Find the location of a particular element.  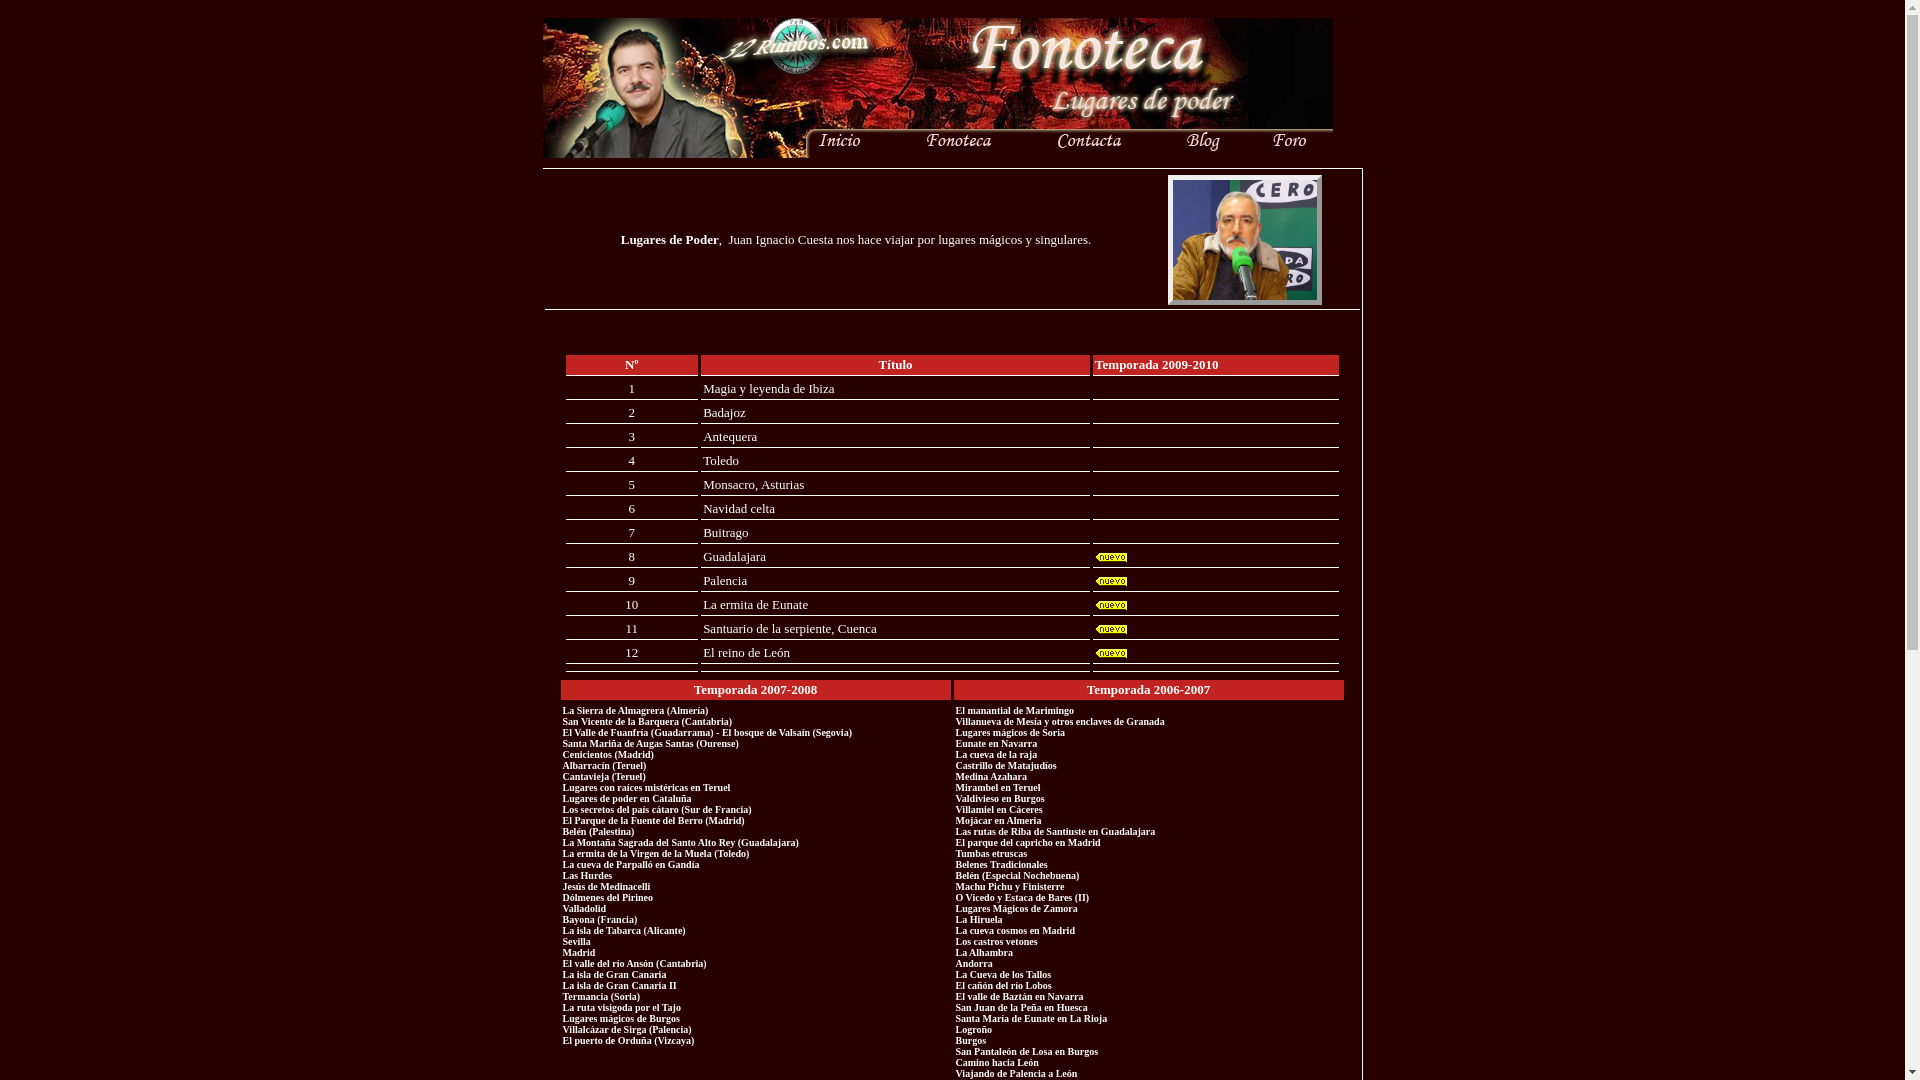

'Palencia' is located at coordinates (723, 580).